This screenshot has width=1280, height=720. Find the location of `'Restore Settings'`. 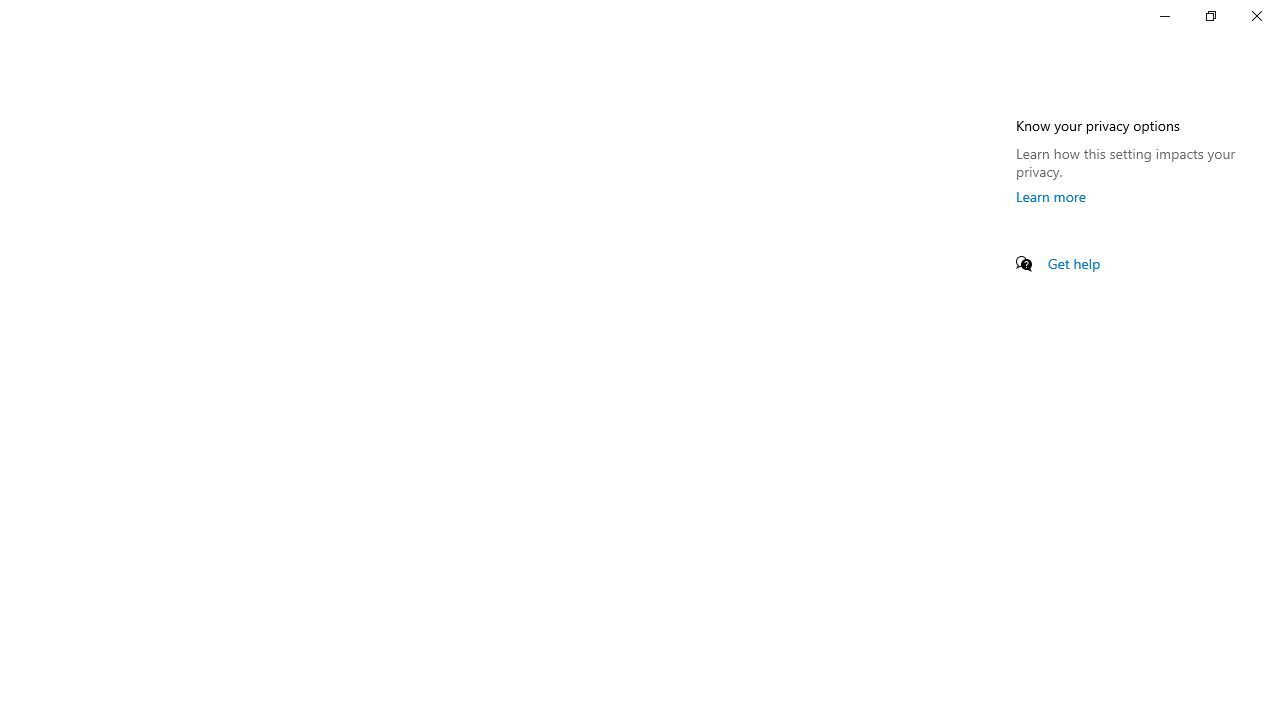

'Restore Settings' is located at coordinates (1209, 15).